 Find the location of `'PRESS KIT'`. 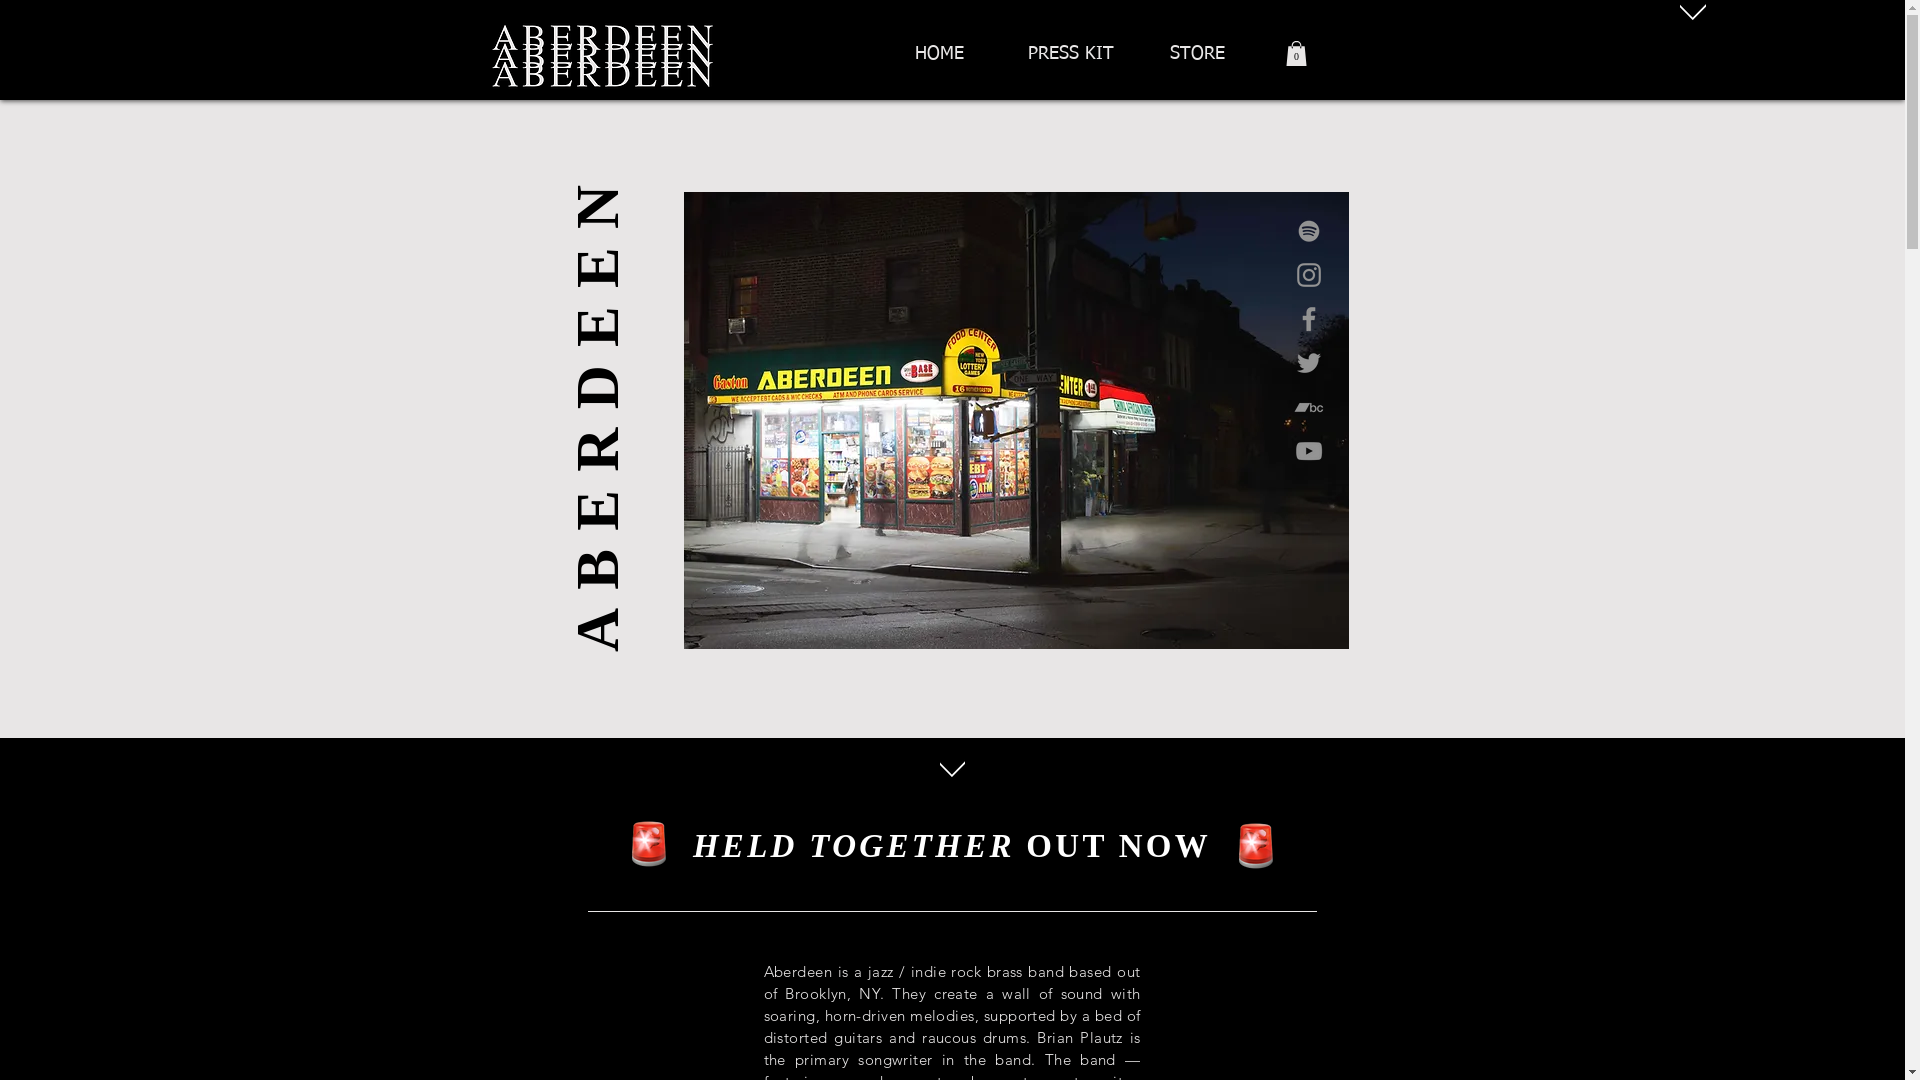

'PRESS KIT' is located at coordinates (1070, 53).